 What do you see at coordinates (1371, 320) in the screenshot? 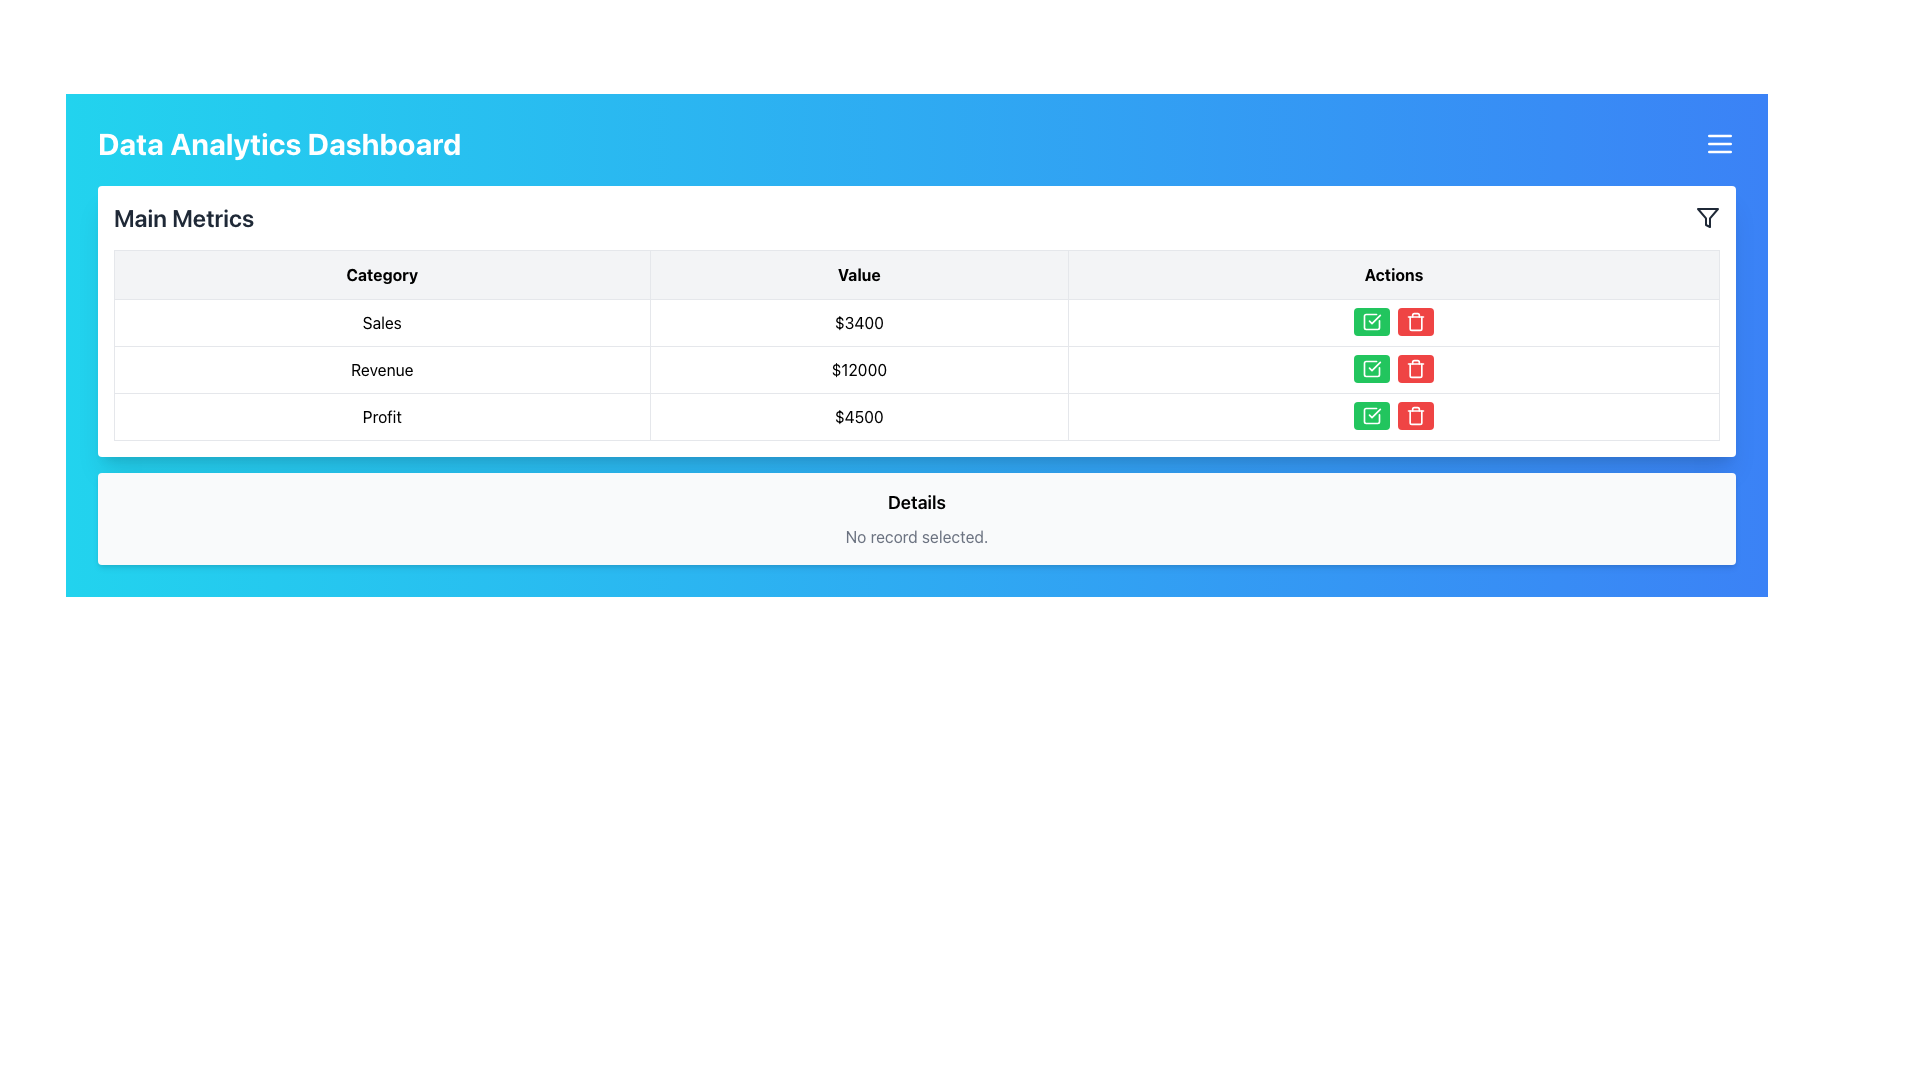
I see `the green validation button with a checkmark icon located in the 'Actions' column of the top row in the data table, positioned near the right side of the table` at bounding box center [1371, 320].